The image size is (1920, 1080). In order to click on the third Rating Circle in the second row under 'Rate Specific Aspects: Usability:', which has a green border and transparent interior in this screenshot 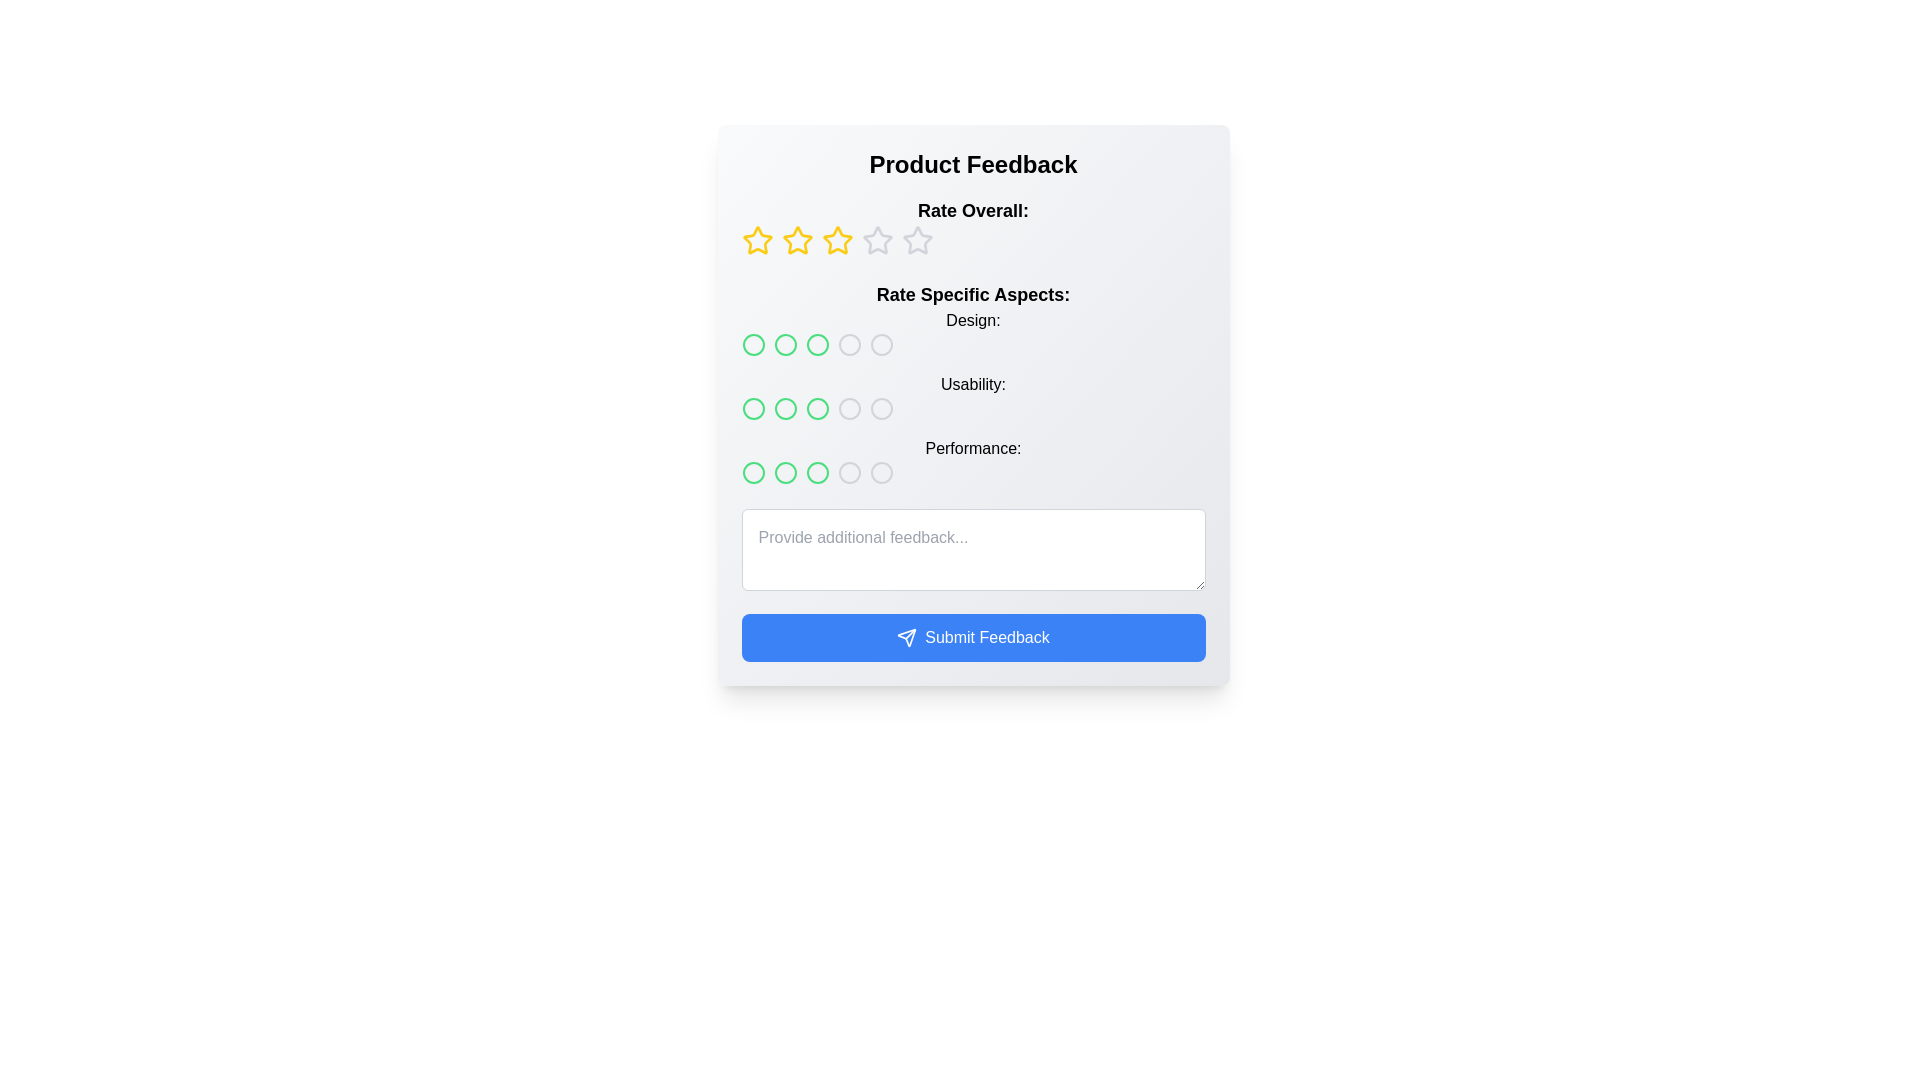, I will do `click(817, 407)`.